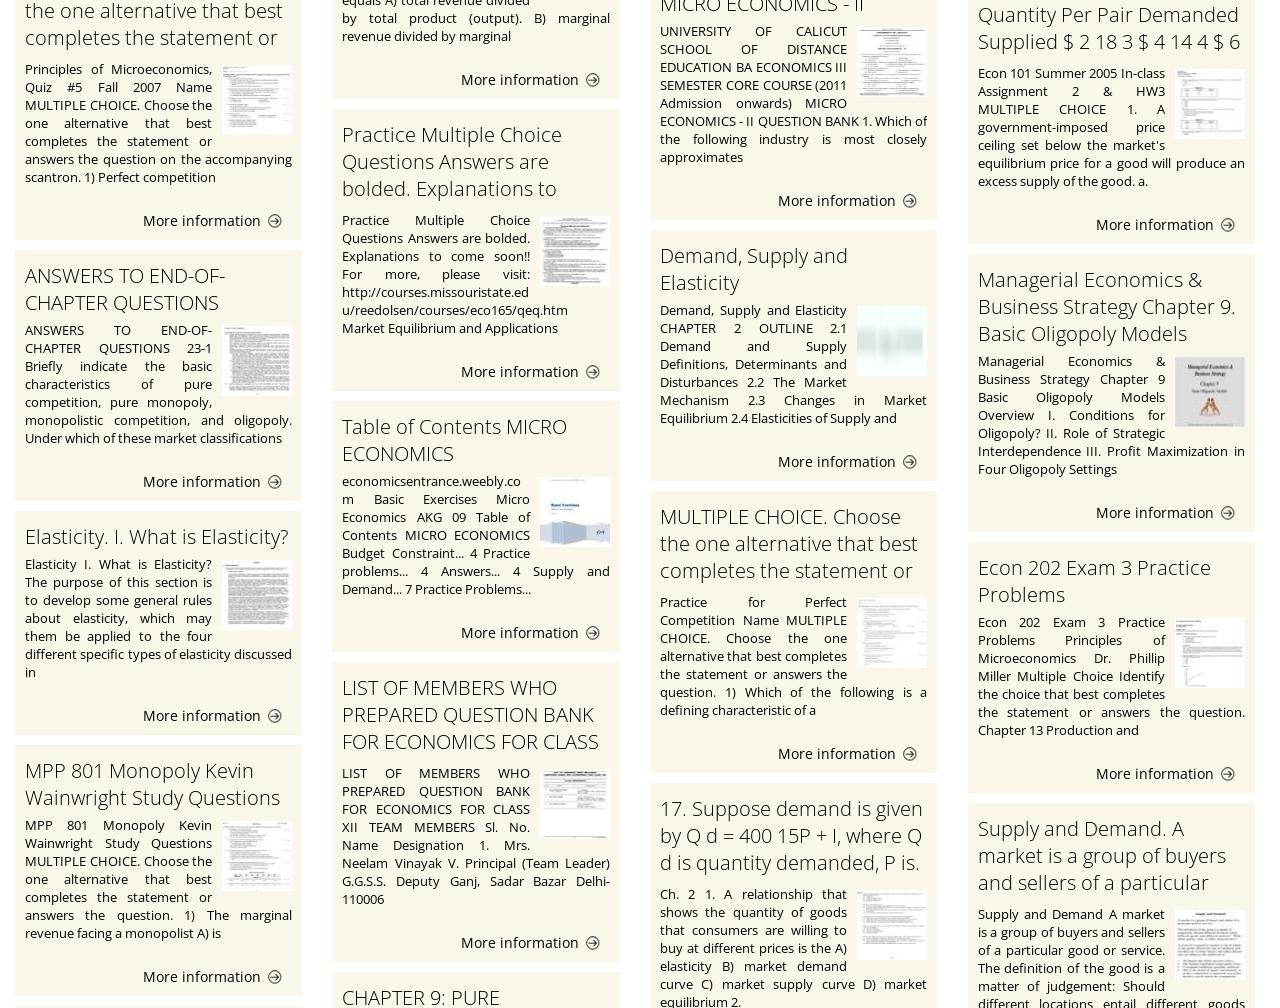 The image size is (1280, 1008). What do you see at coordinates (1110, 413) in the screenshot?
I see `'Managerial Economics & Business Strategy Chapter 9 Basic Oligopoly Models Overview I. Conditions for Oligopoly? II. Role of Strategic Interdependence III. Profit Maximization in Four Oligopoly Settings'` at bounding box center [1110, 413].